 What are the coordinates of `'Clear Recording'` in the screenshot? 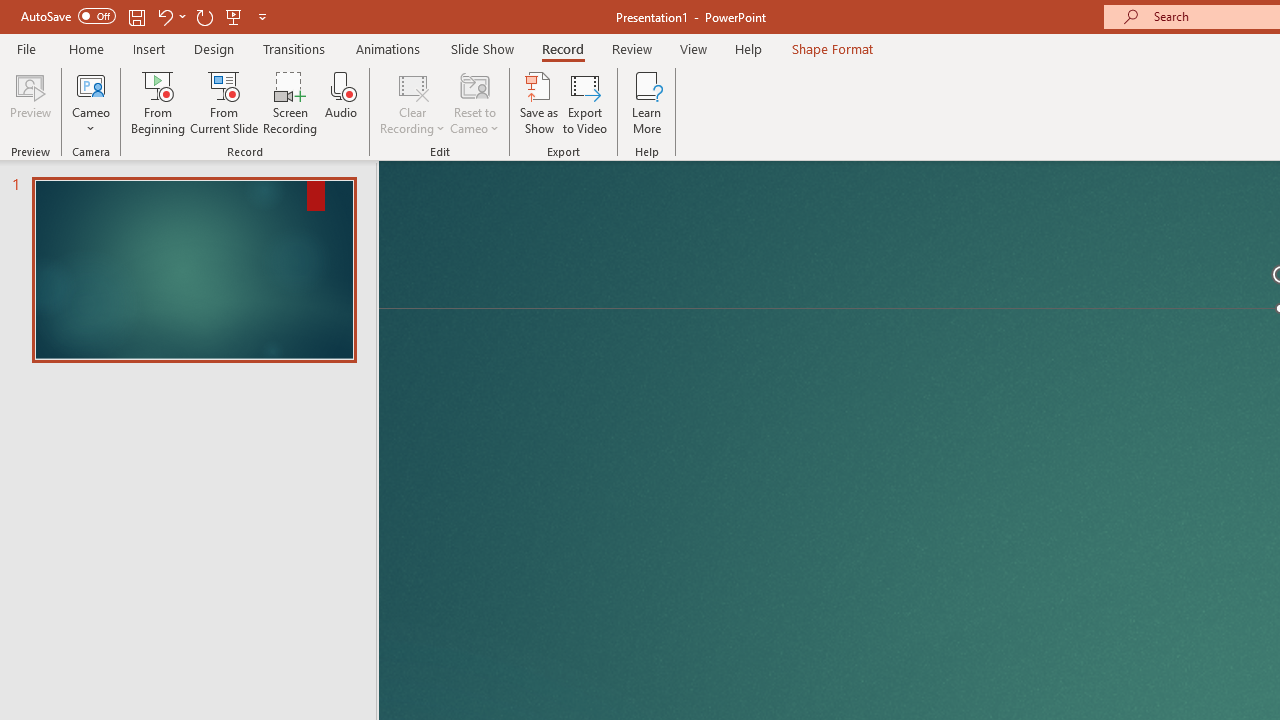 It's located at (411, 103).